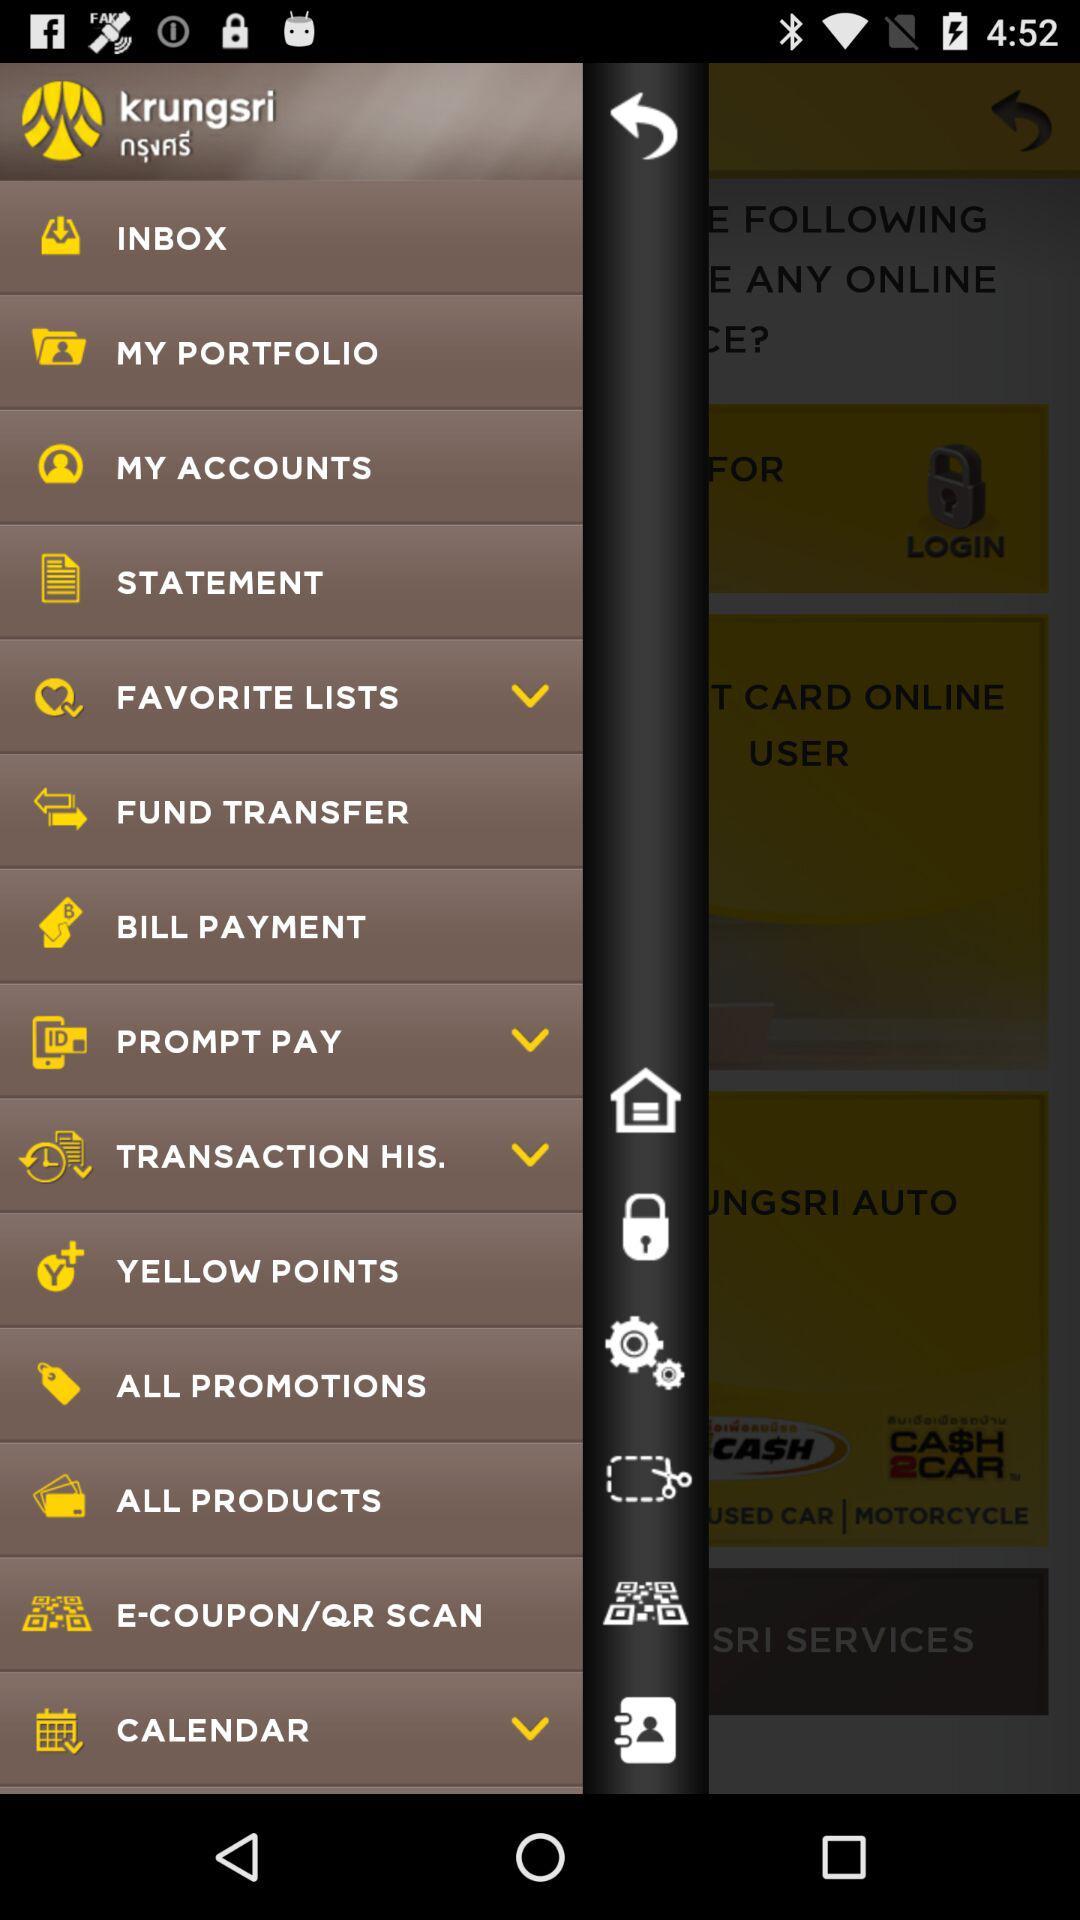  What do you see at coordinates (645, 1604) in the screenshot?
I see `qr code` at bounding box center [645, 1604].